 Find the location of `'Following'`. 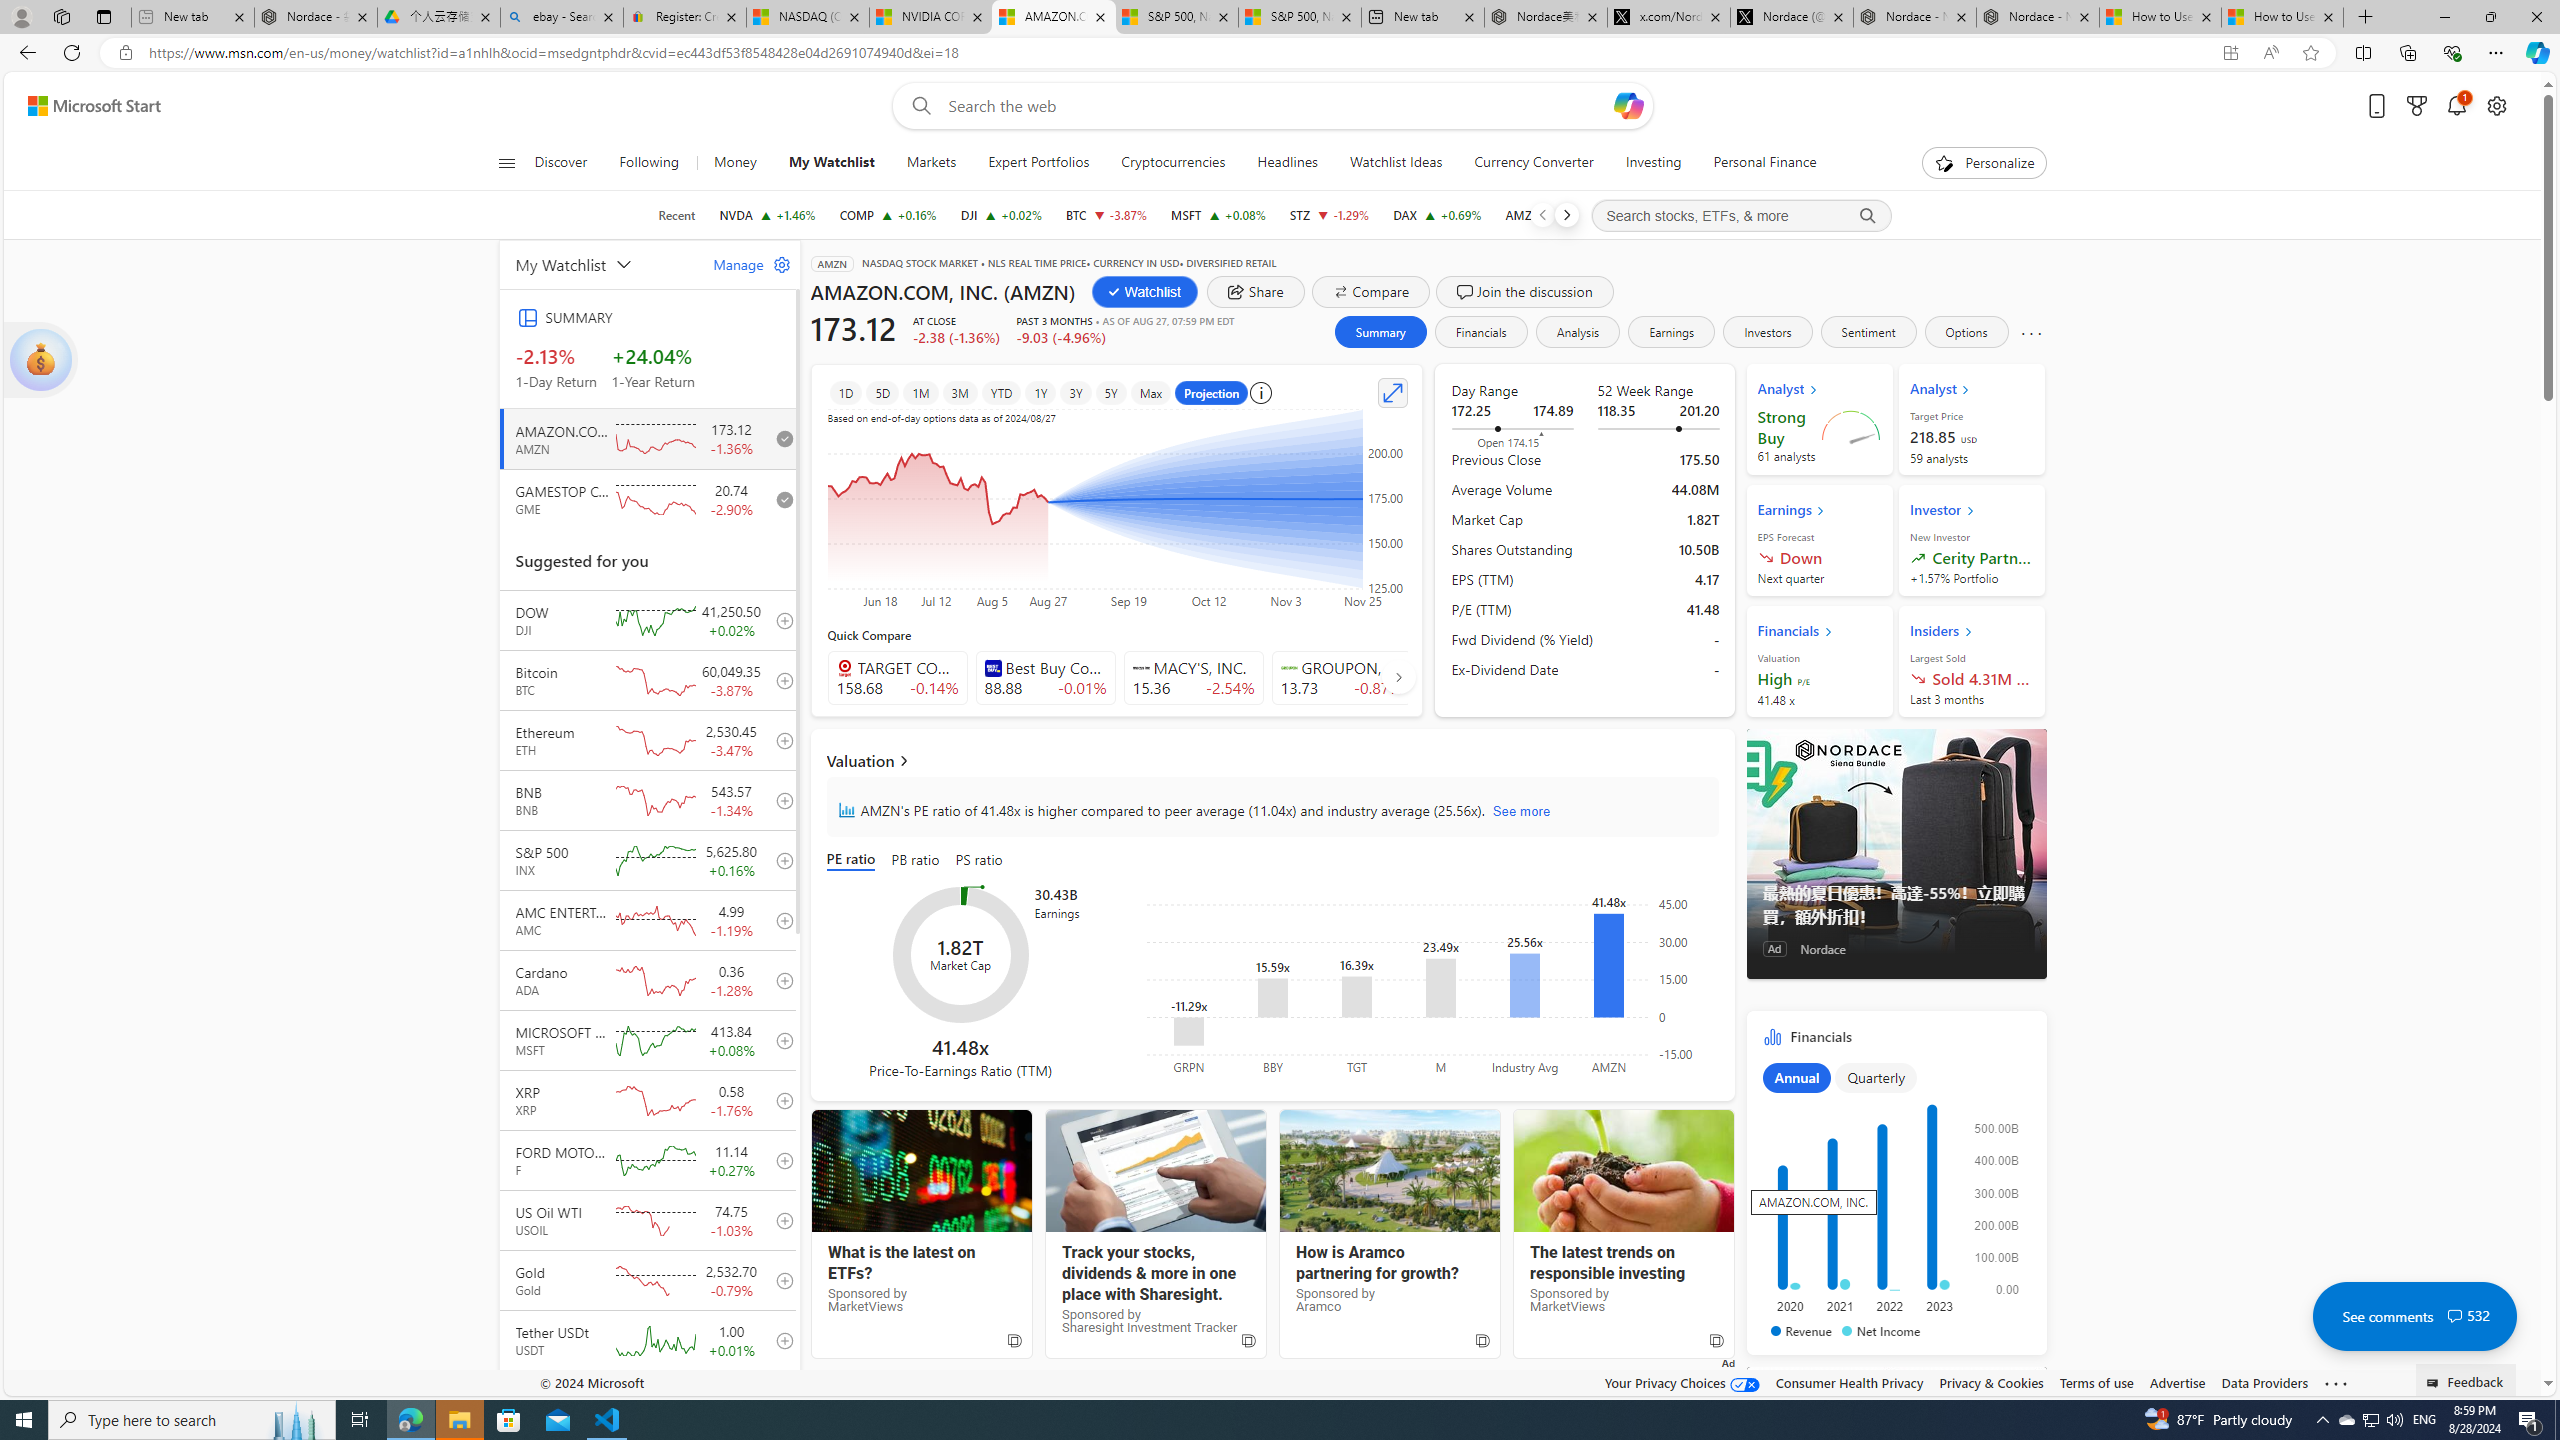

'Following' is located at coordinates (648, 162).